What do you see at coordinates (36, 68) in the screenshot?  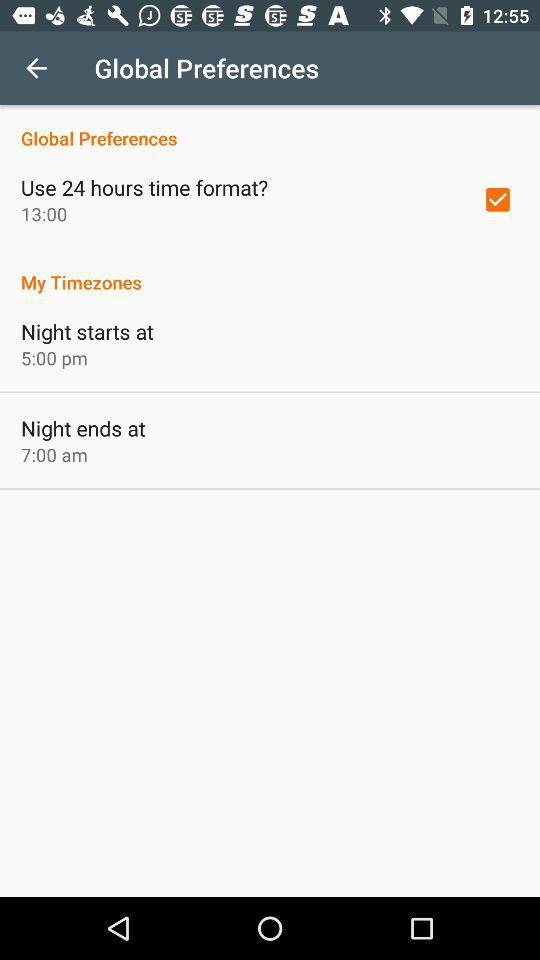 I see `icon above the global preferences item` at bounding box center [36, 68].